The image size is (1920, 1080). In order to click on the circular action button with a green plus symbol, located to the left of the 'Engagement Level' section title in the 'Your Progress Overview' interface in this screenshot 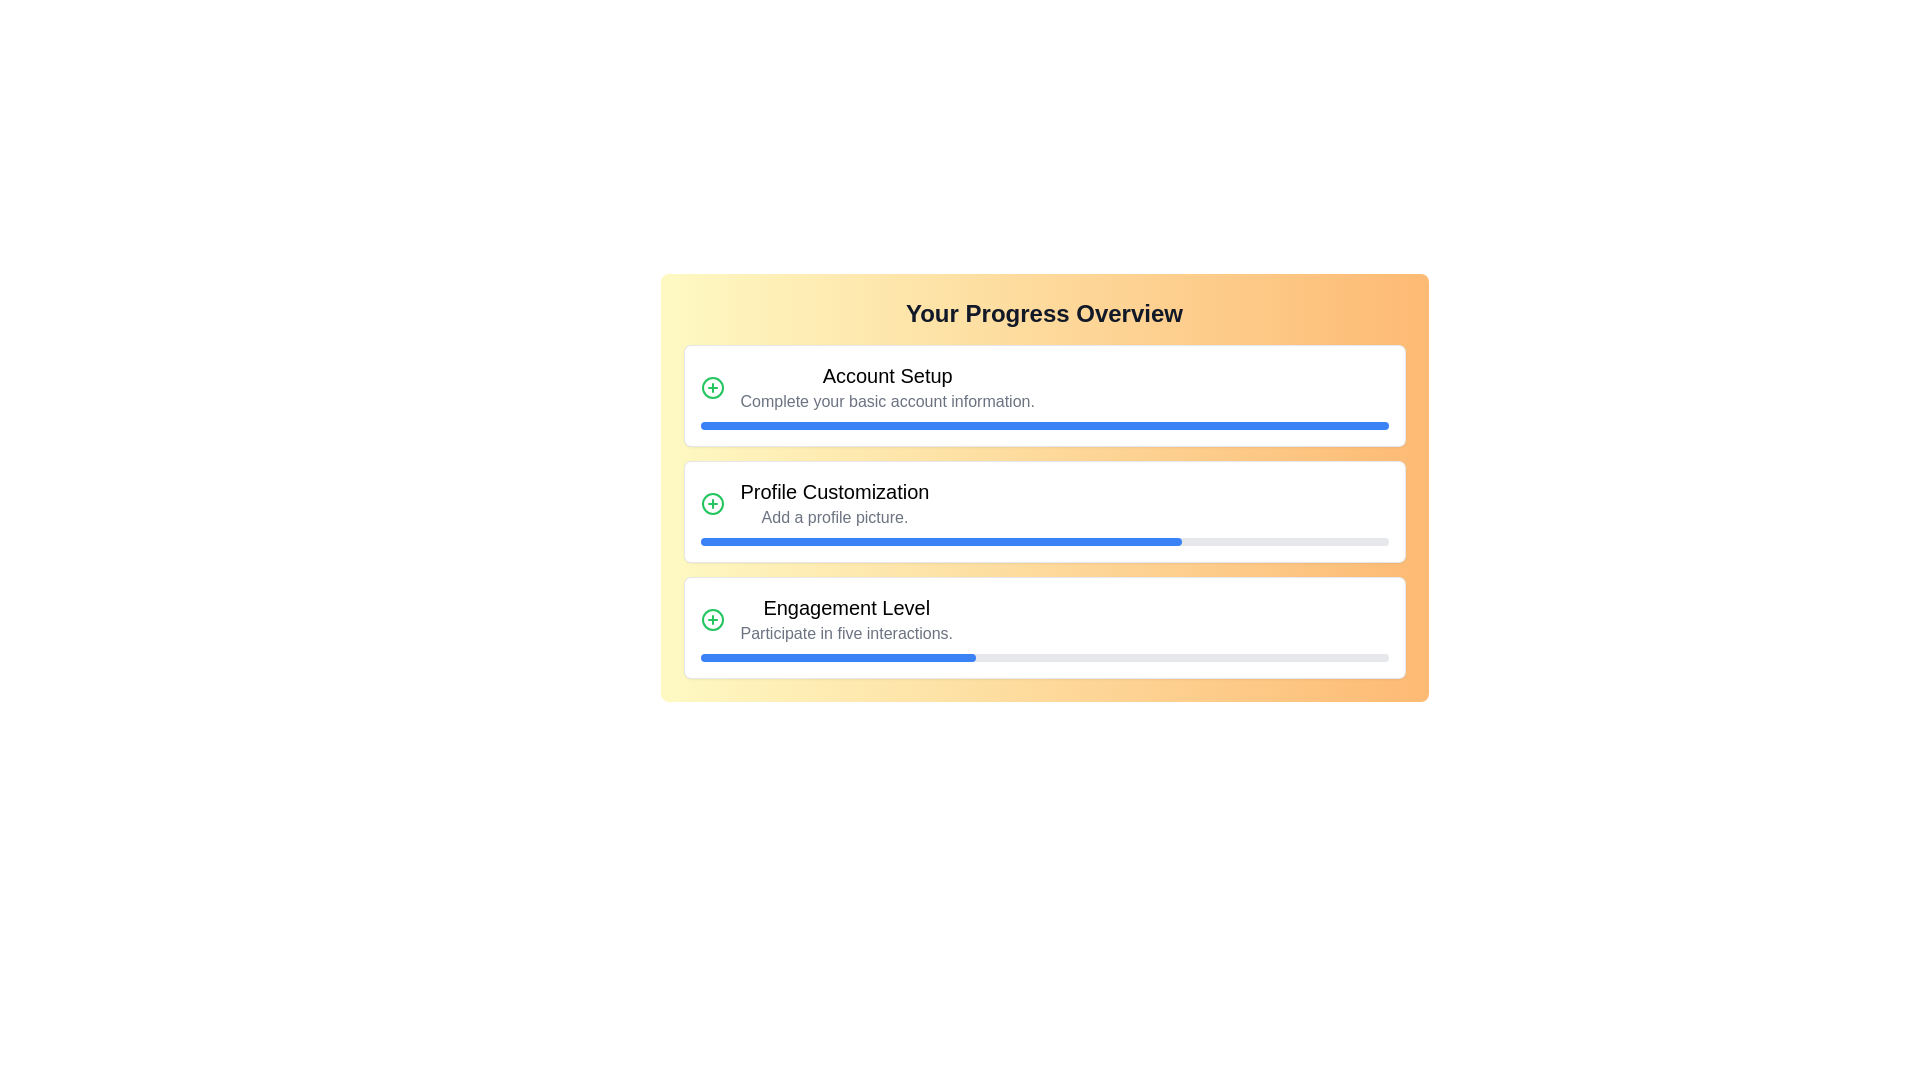, I will do `click(712, 619)`.